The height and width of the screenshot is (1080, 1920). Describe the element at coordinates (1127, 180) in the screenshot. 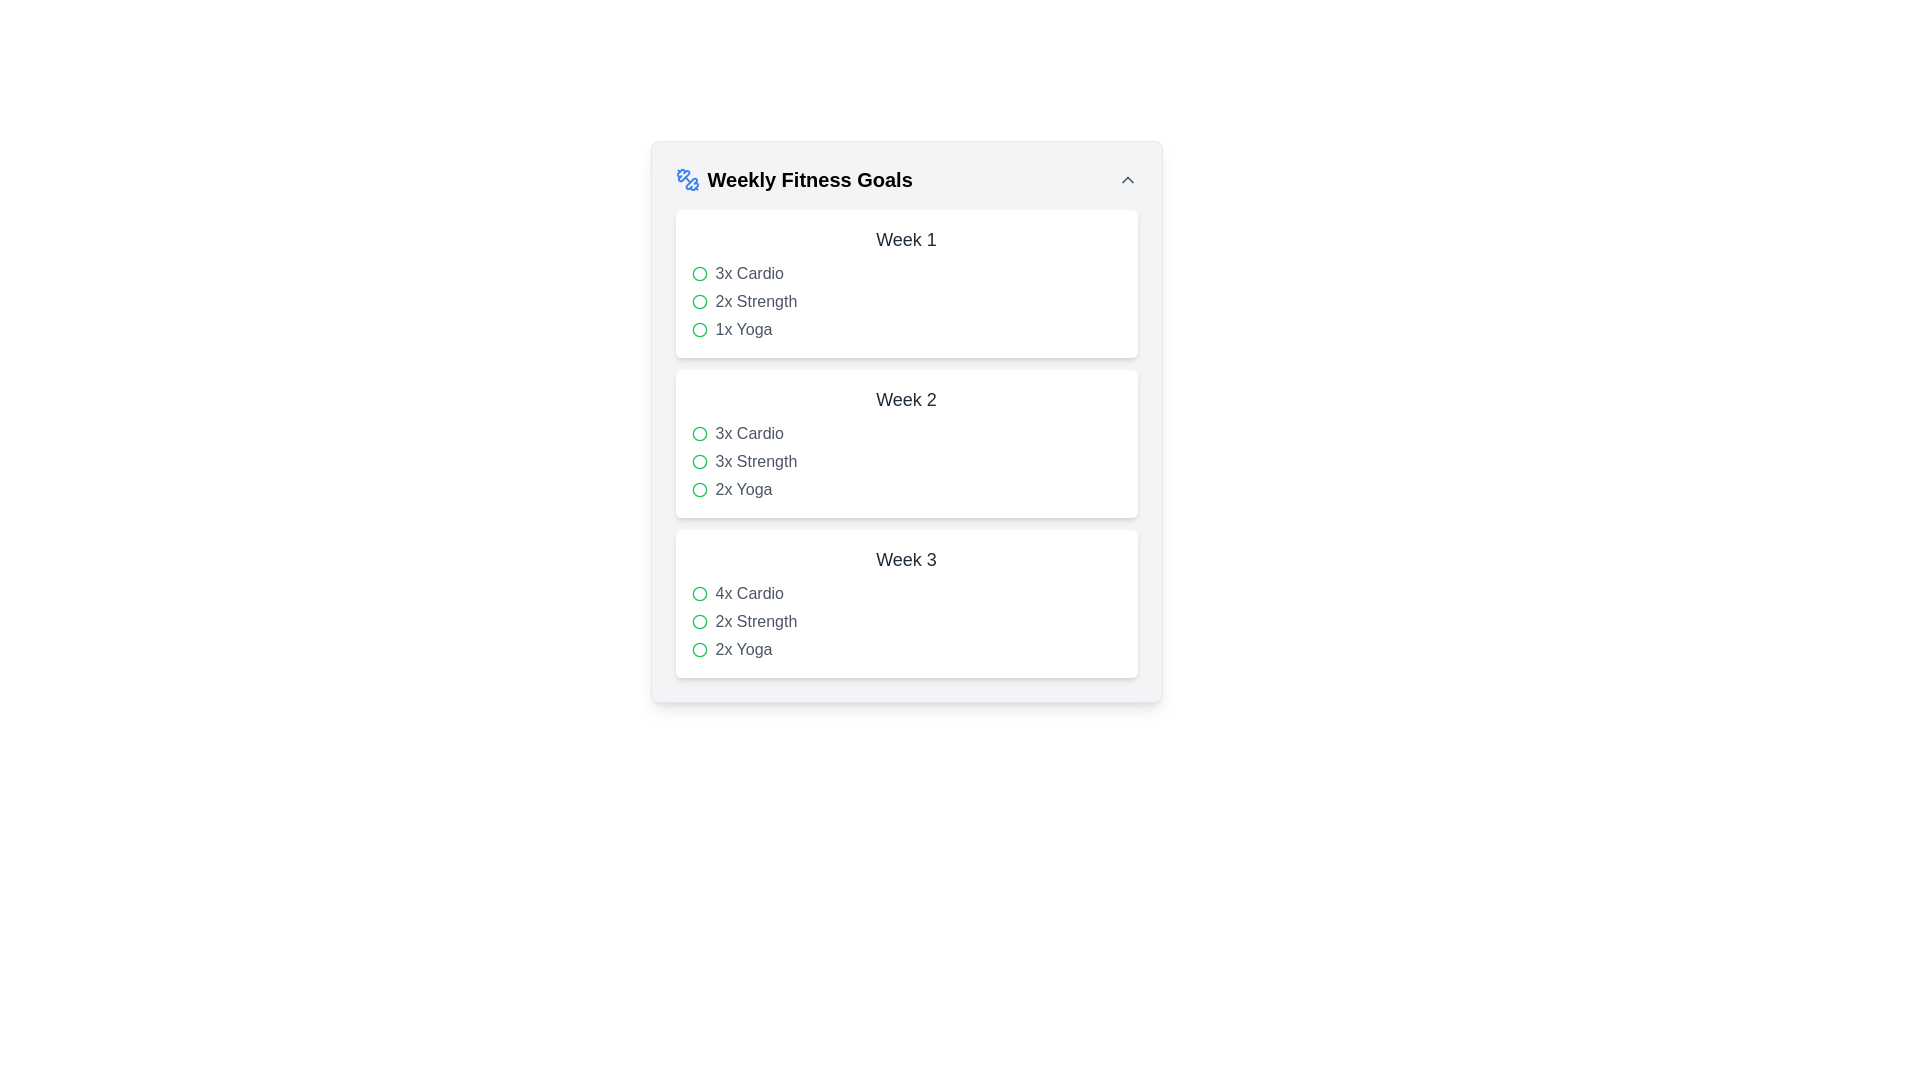

I see `the toggle icon button located at the top-right corner of the 'Weekly Fitness Goals' section to show or hide its contents` at that location.